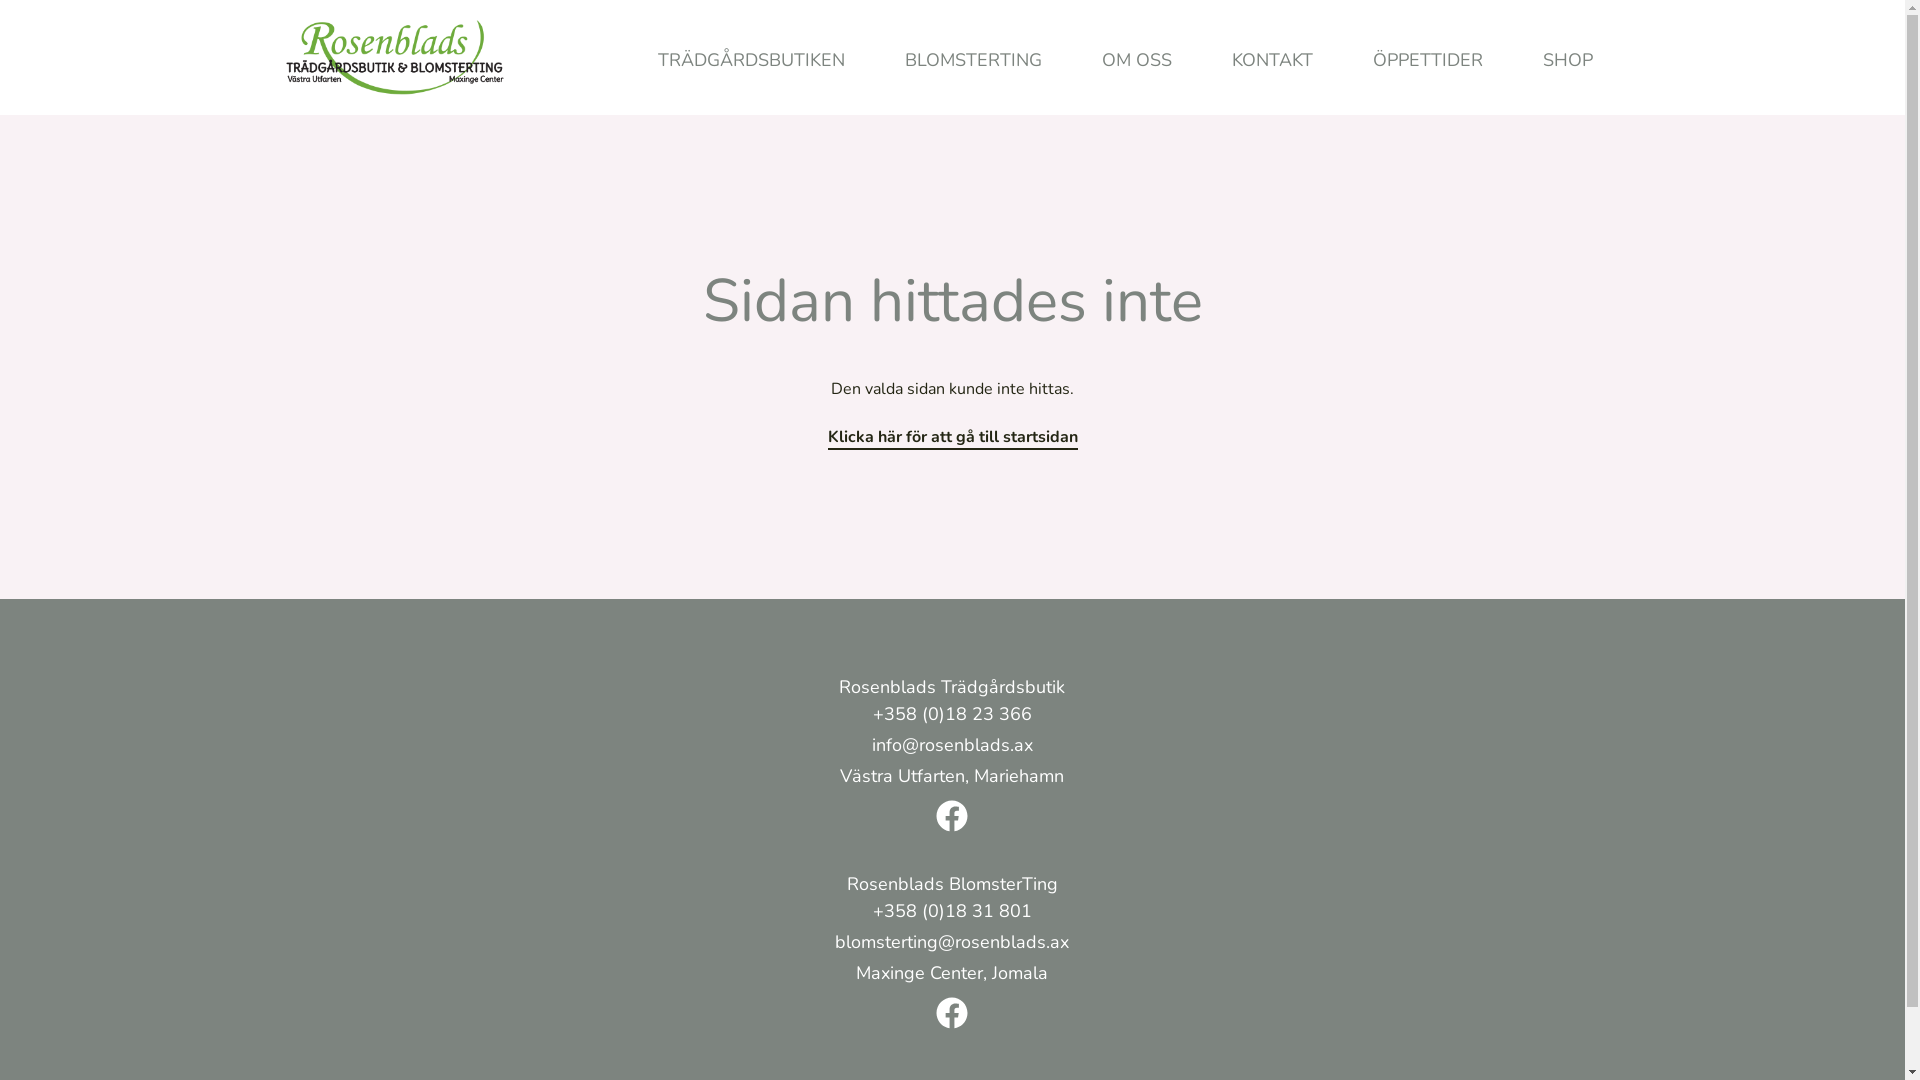 This screenshot has width=1920, height=1080. What do you see at coordinates (950, 944) in the screenshot?
I see `'blomsterting@rosenblads.ax'` at bounding box center [950, 944].